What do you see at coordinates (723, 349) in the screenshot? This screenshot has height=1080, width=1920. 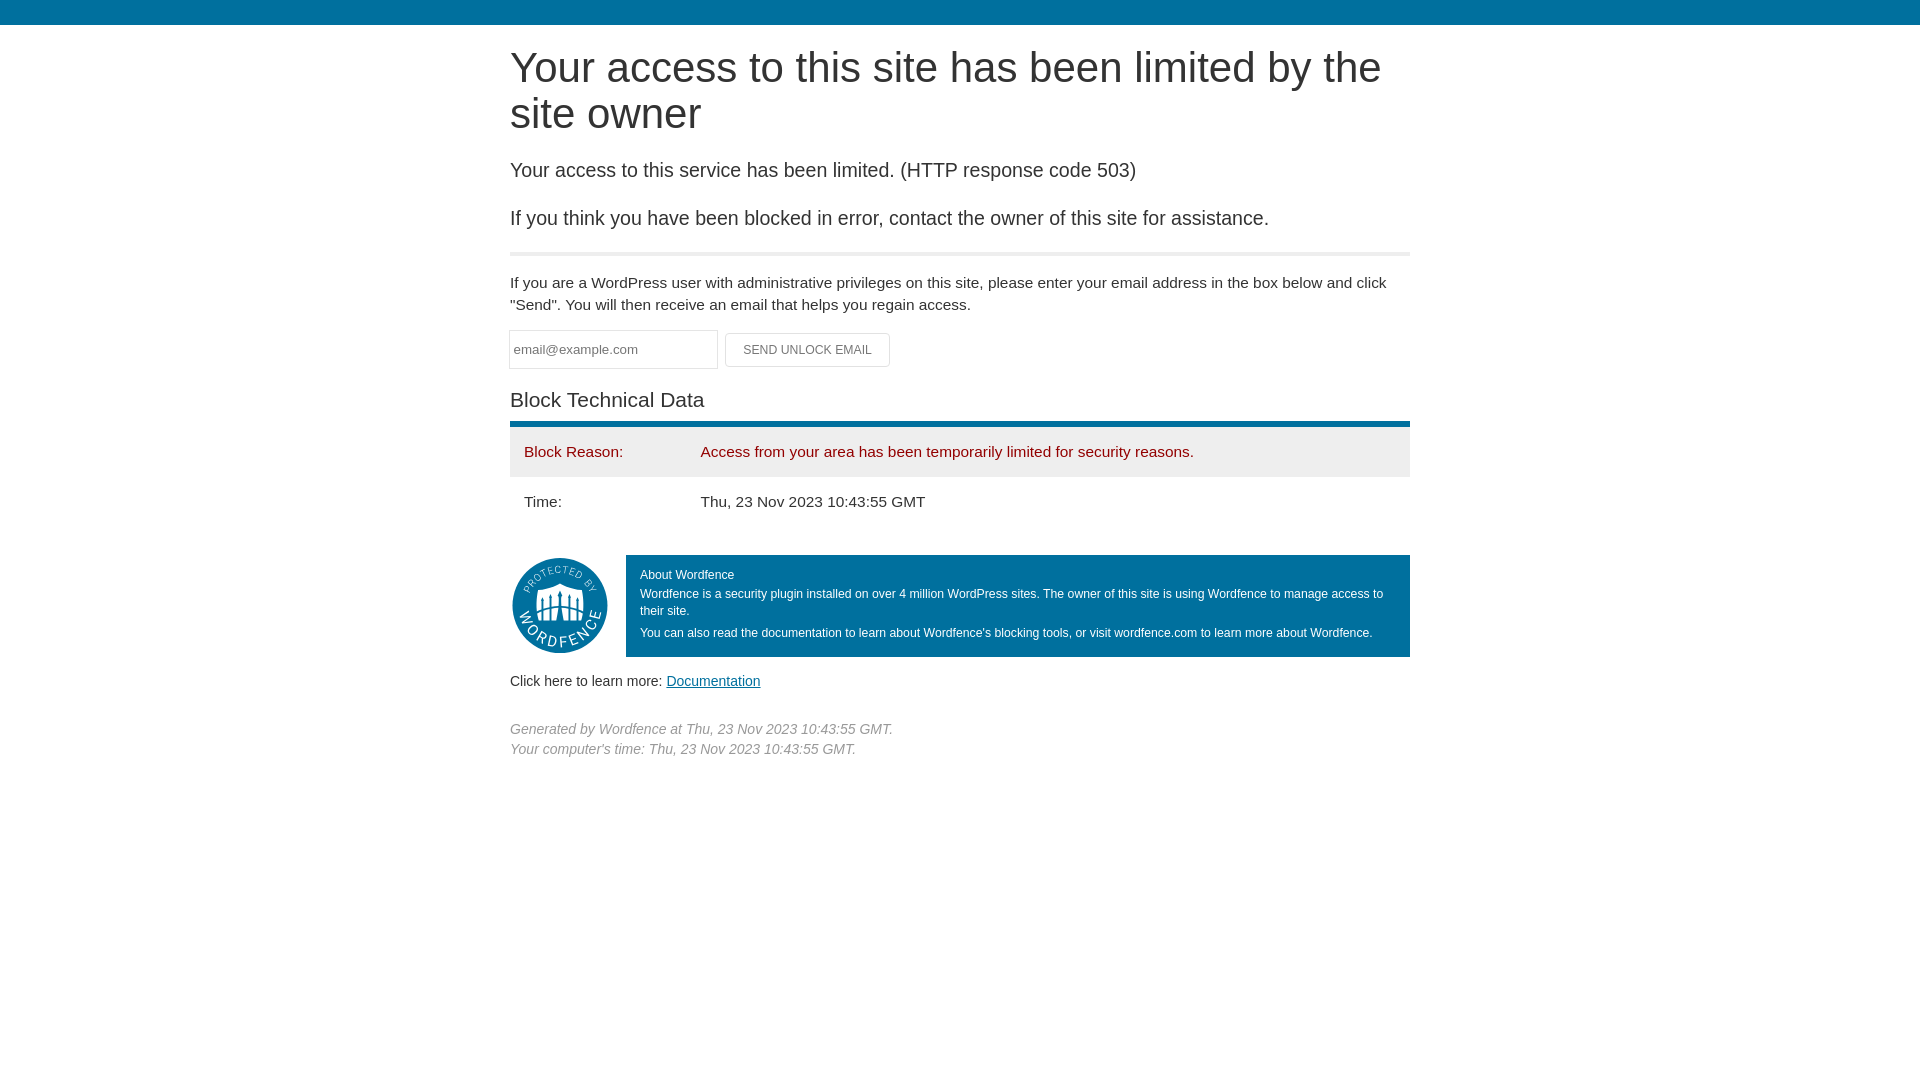 I see `'Send Unlock Email'` at bounding box center [723, 349].